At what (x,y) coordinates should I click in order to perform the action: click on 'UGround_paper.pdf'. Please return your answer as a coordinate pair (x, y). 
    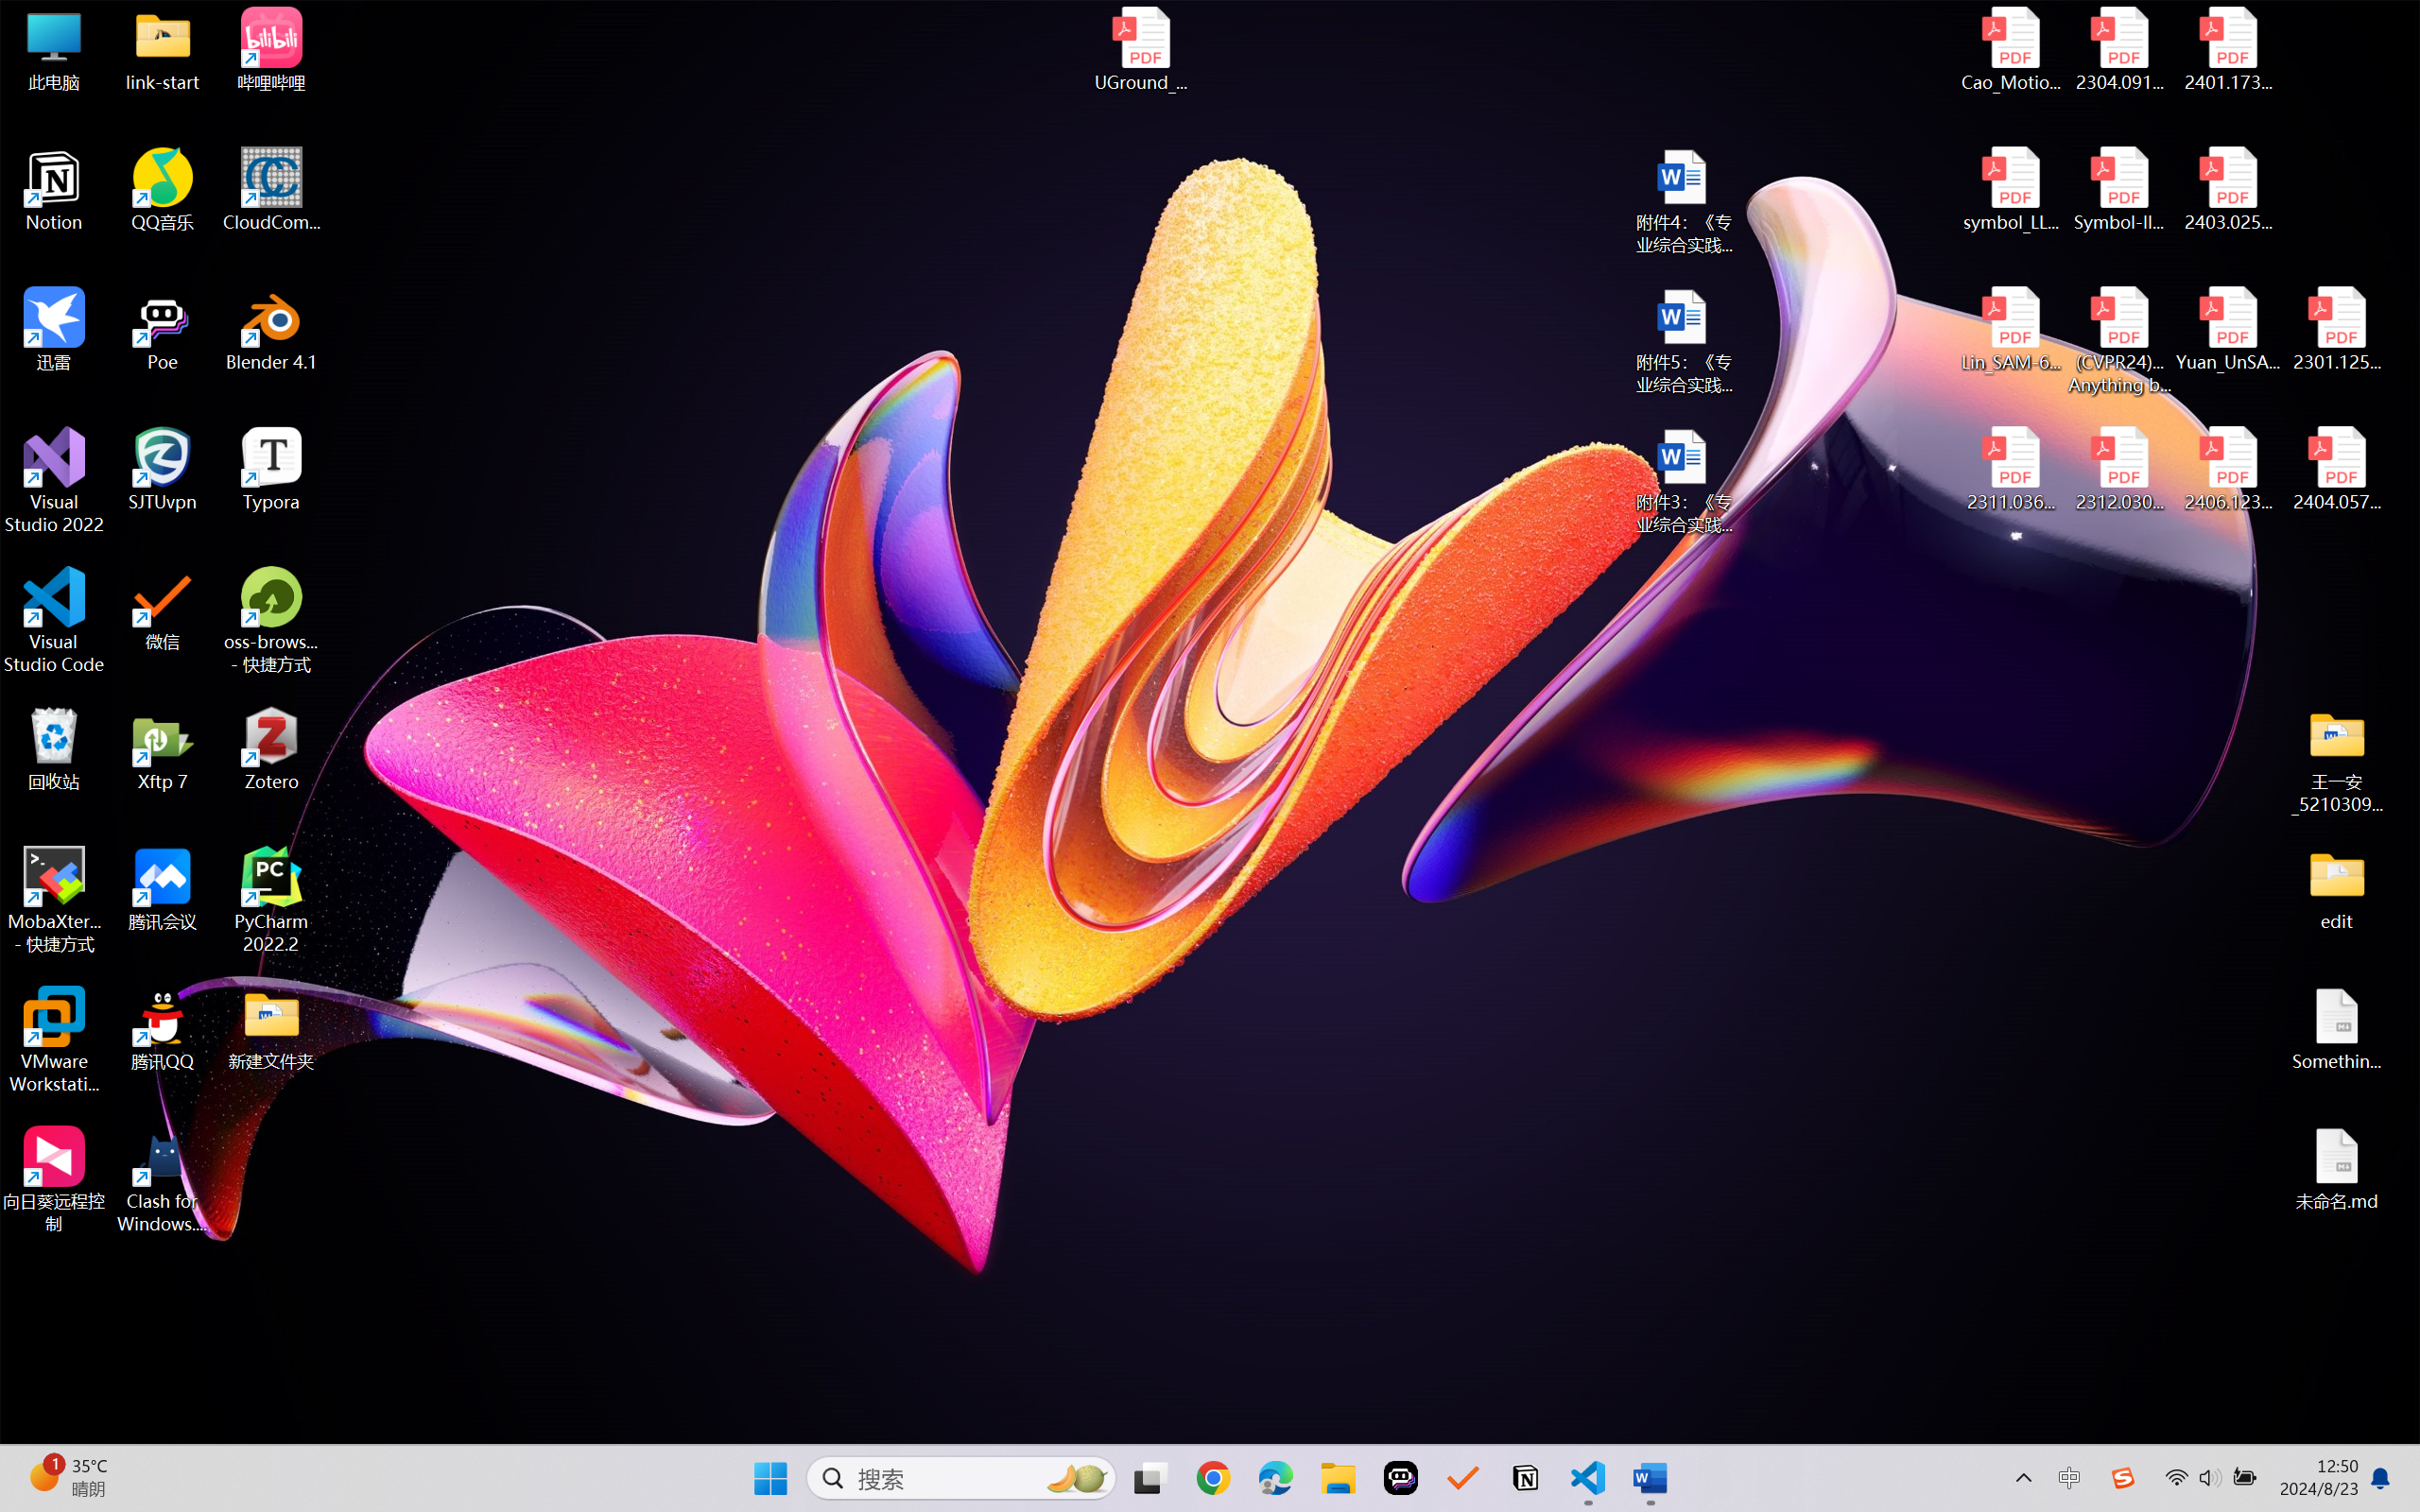
    Looking at the image, I should click on (1141, 49).